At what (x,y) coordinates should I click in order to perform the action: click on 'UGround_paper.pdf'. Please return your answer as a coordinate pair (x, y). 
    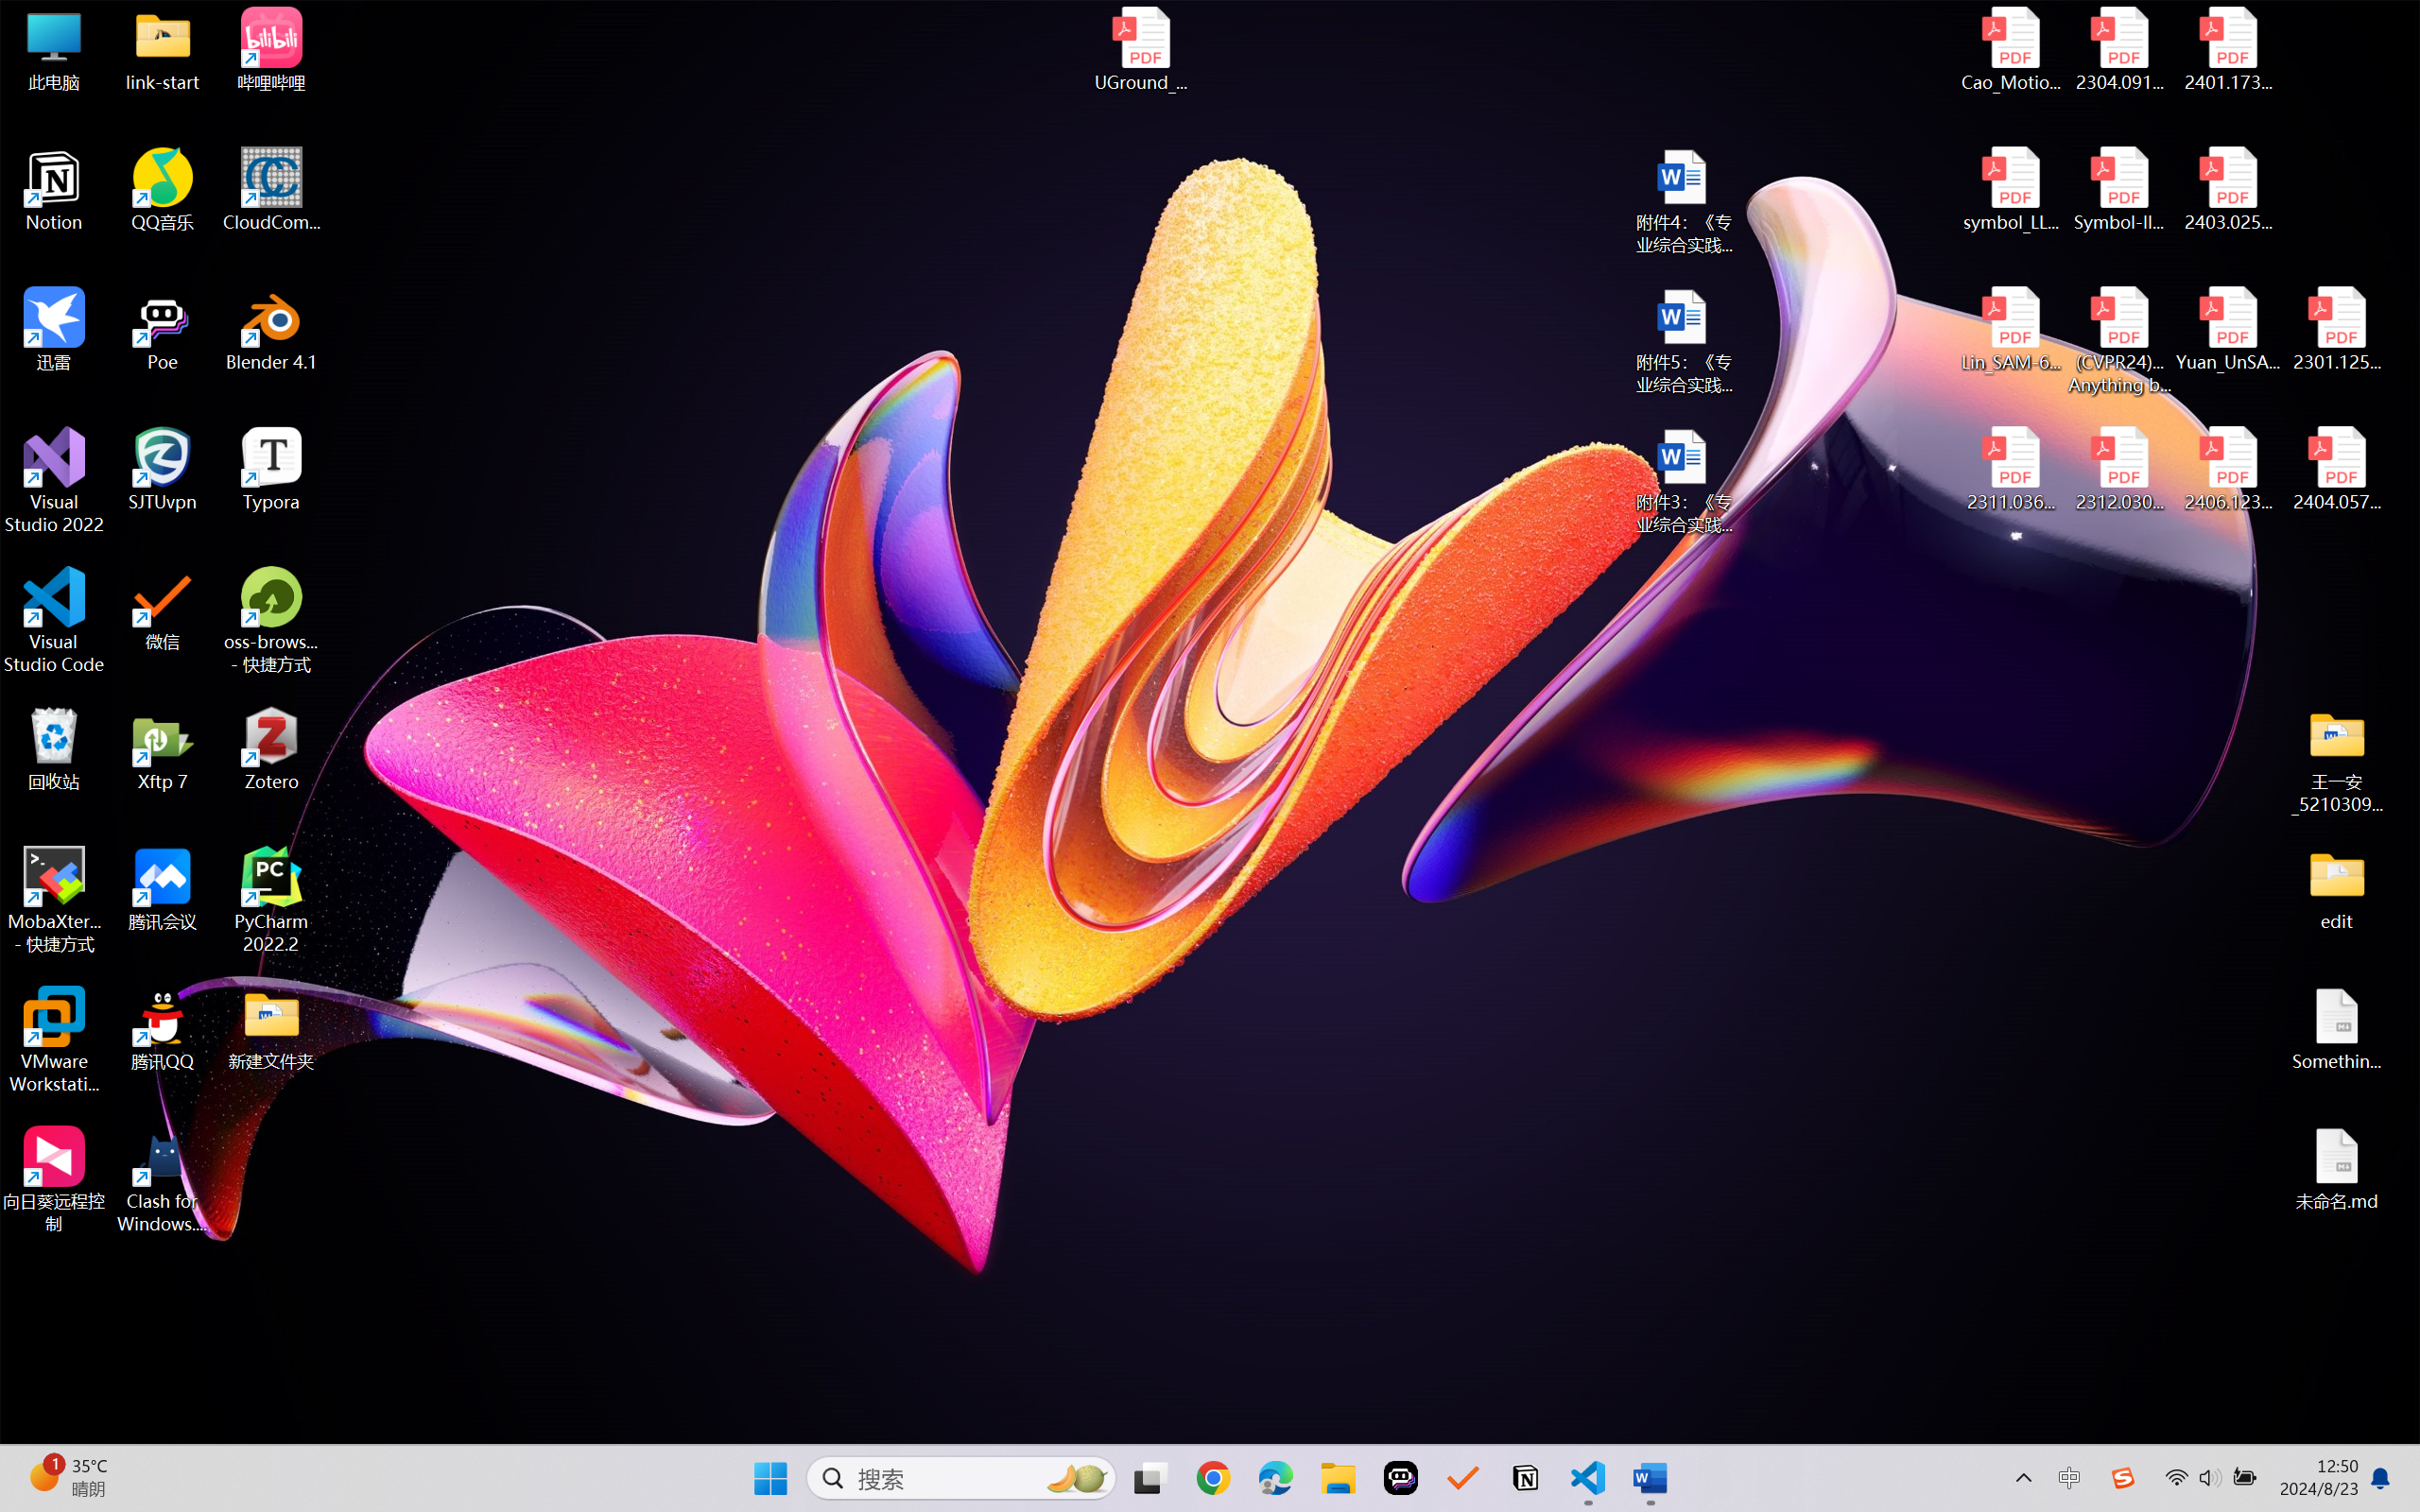
    Looking at the image, I should click on (1141, 49).